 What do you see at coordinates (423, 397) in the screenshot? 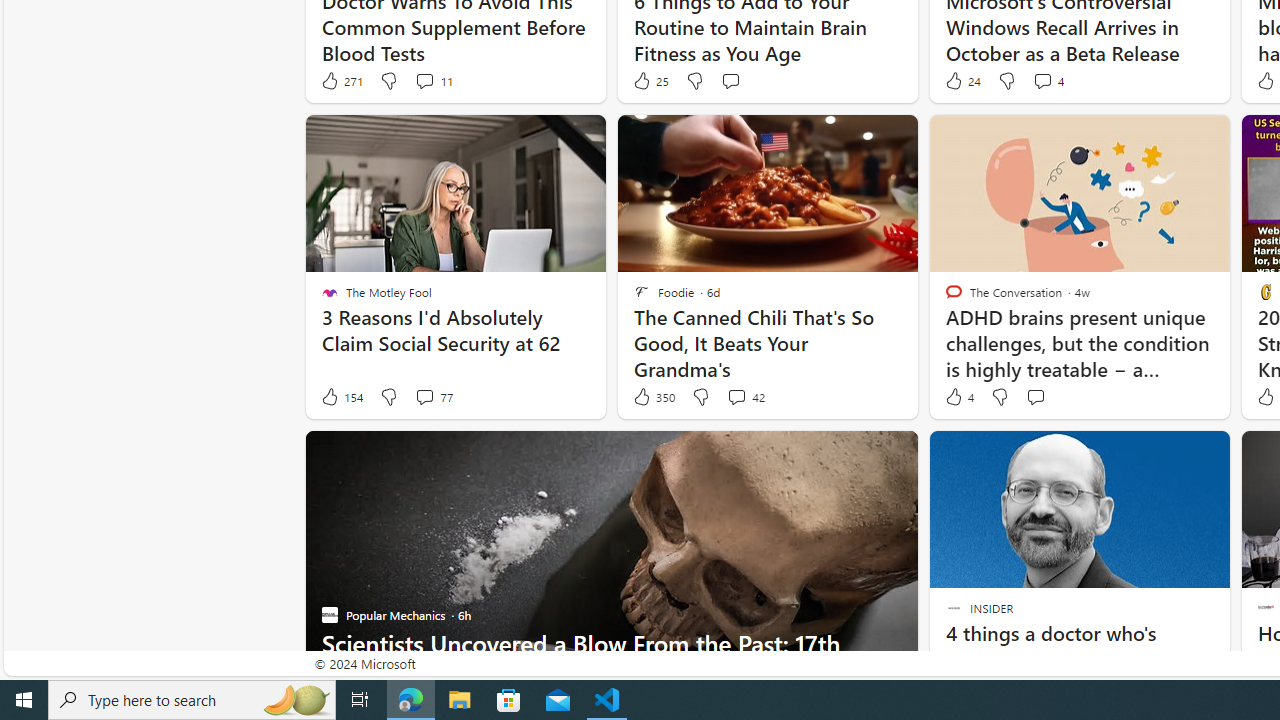
I see `'View comments 77 Comment'` at bounding box center [423, 397].